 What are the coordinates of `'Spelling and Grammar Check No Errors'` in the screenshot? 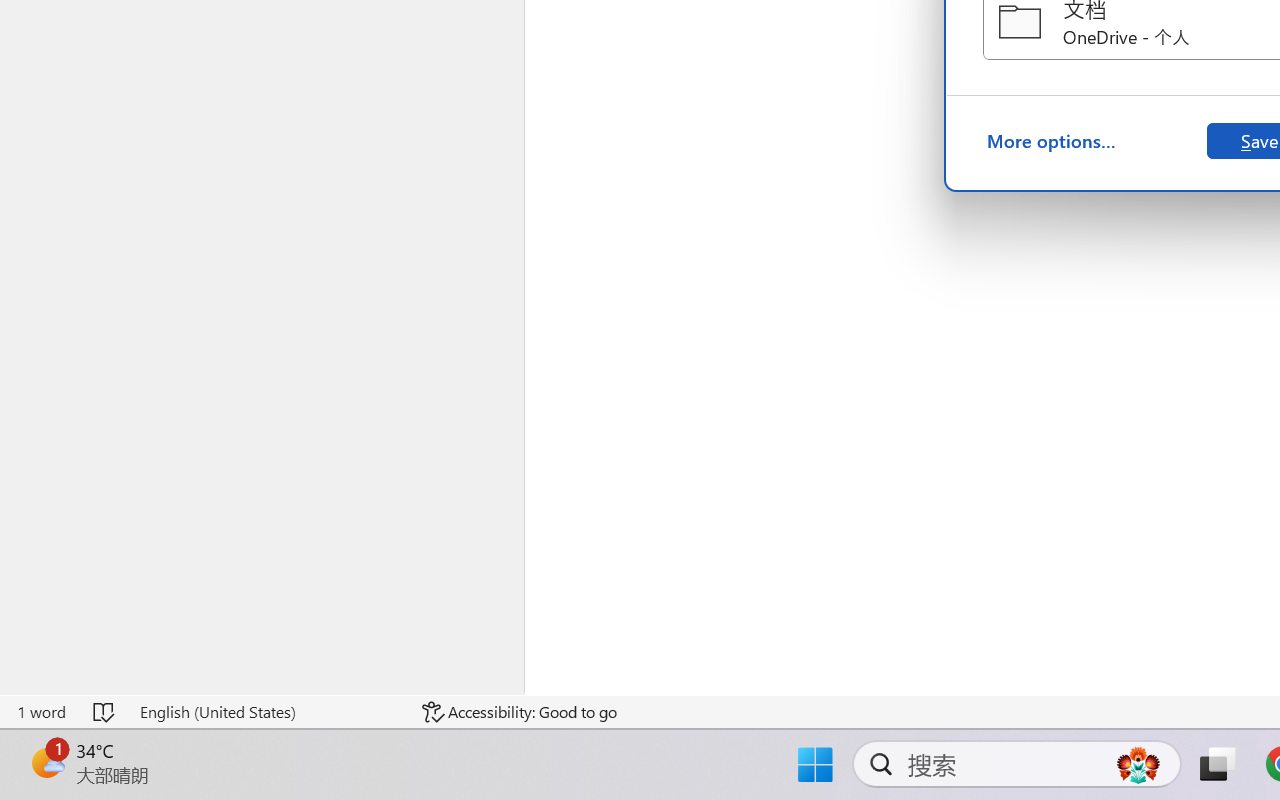 It's located at (104, 711).